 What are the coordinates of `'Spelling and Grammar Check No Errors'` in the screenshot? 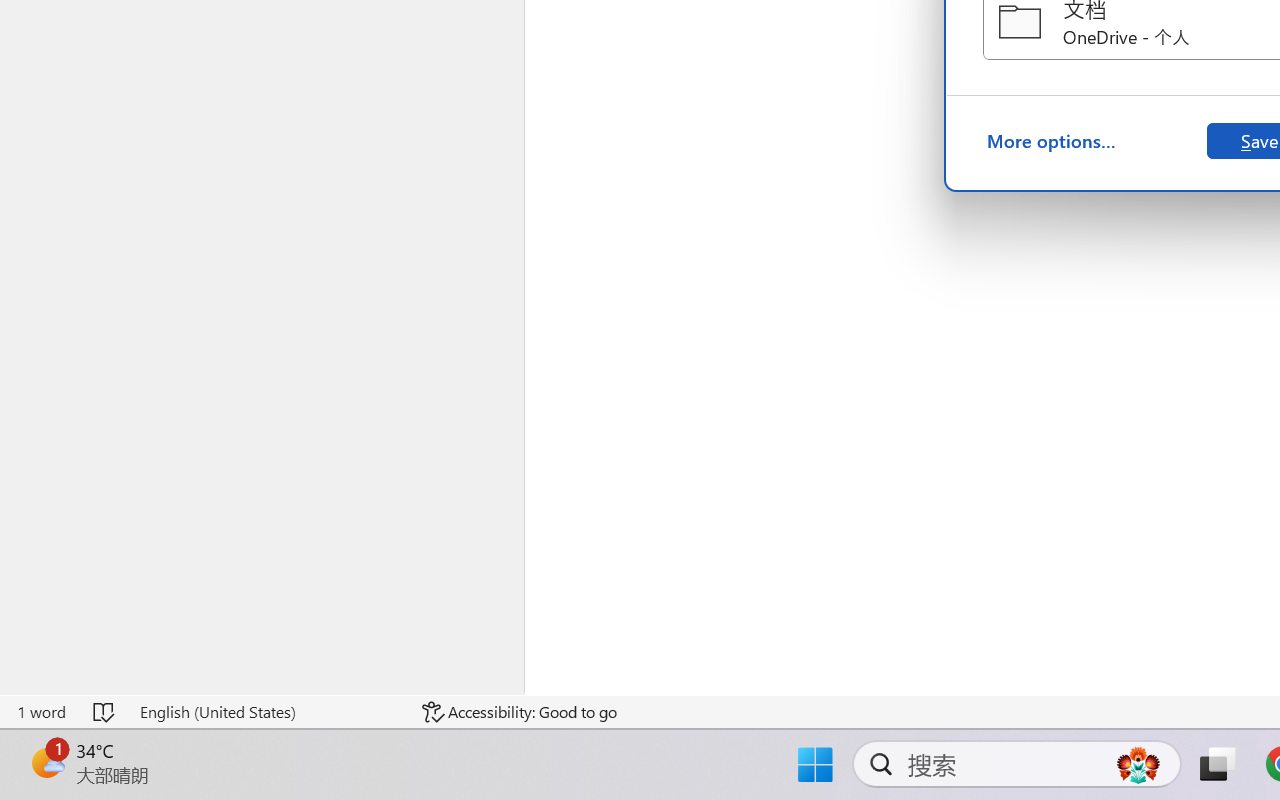 It's located at (104, 711).